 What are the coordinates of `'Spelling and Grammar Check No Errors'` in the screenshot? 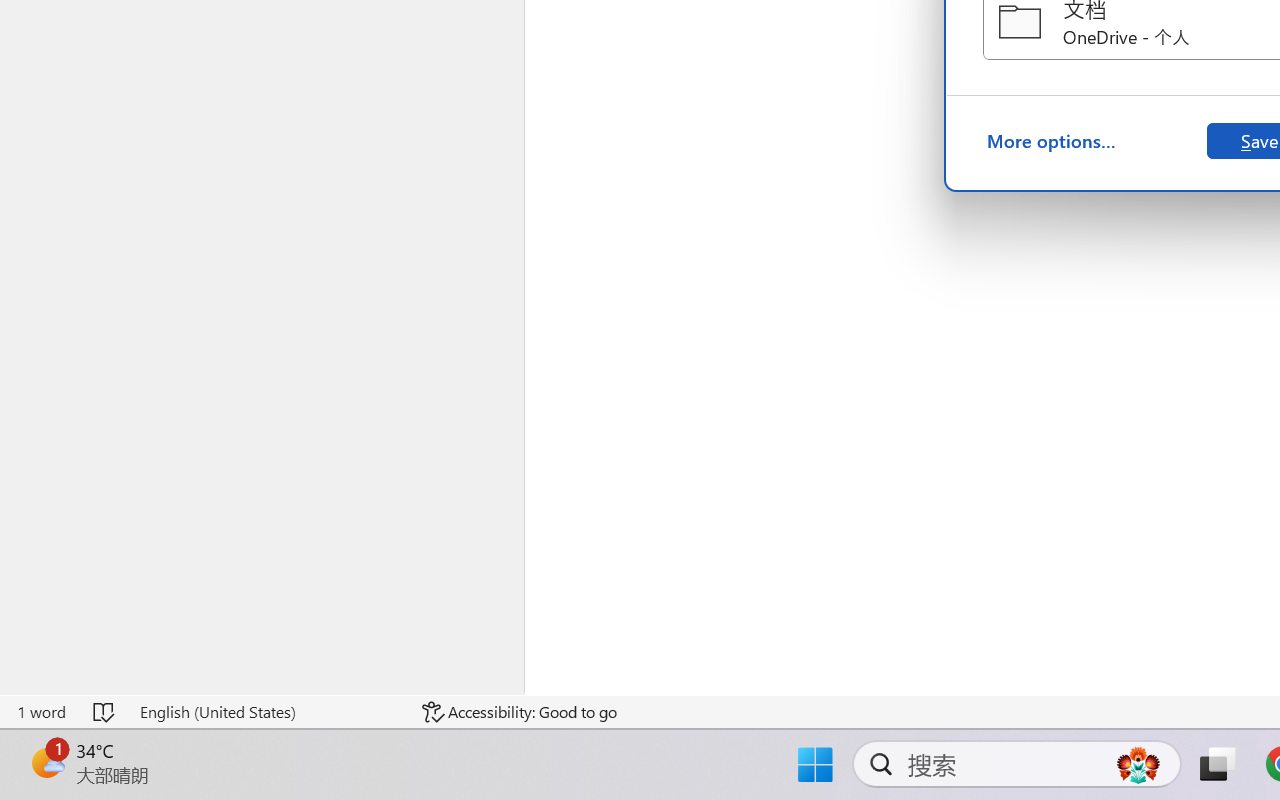 It's located at (104, 711).